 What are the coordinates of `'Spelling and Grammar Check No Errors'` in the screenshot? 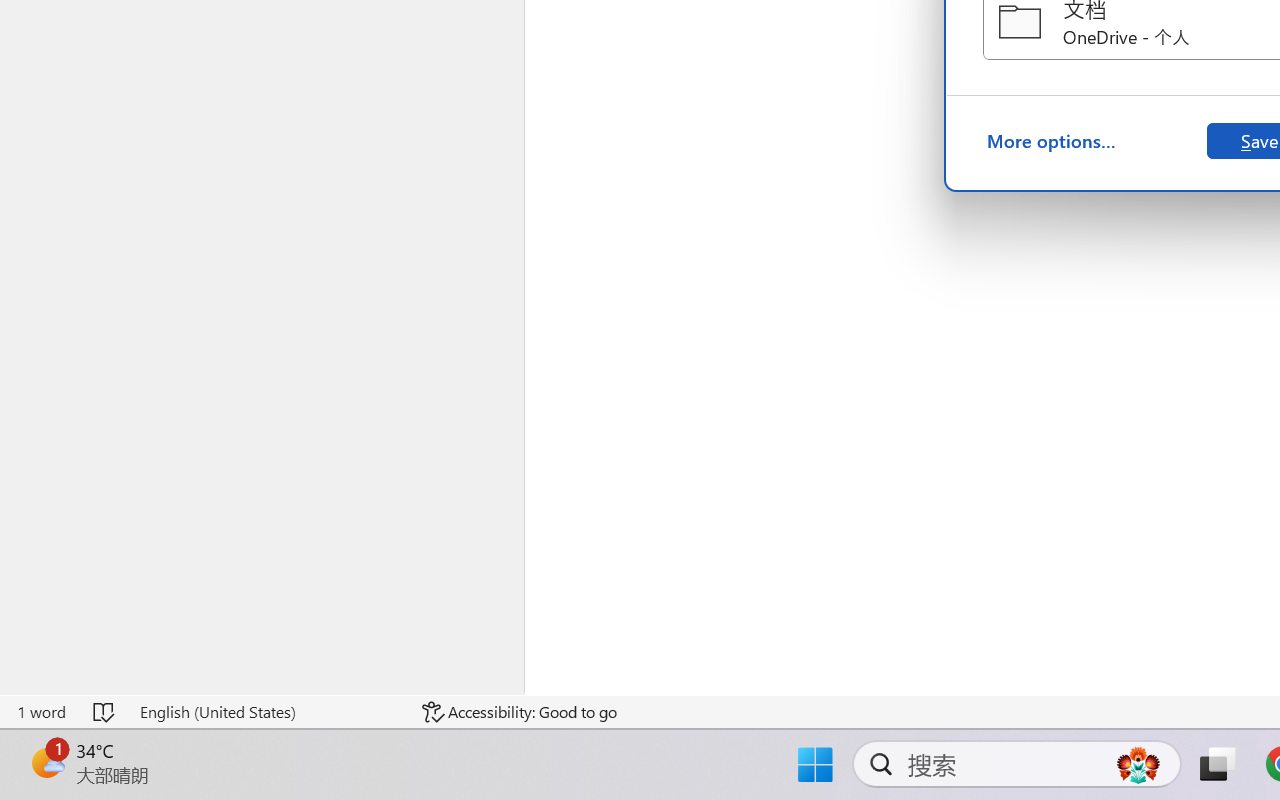 It's located at (104, 711).